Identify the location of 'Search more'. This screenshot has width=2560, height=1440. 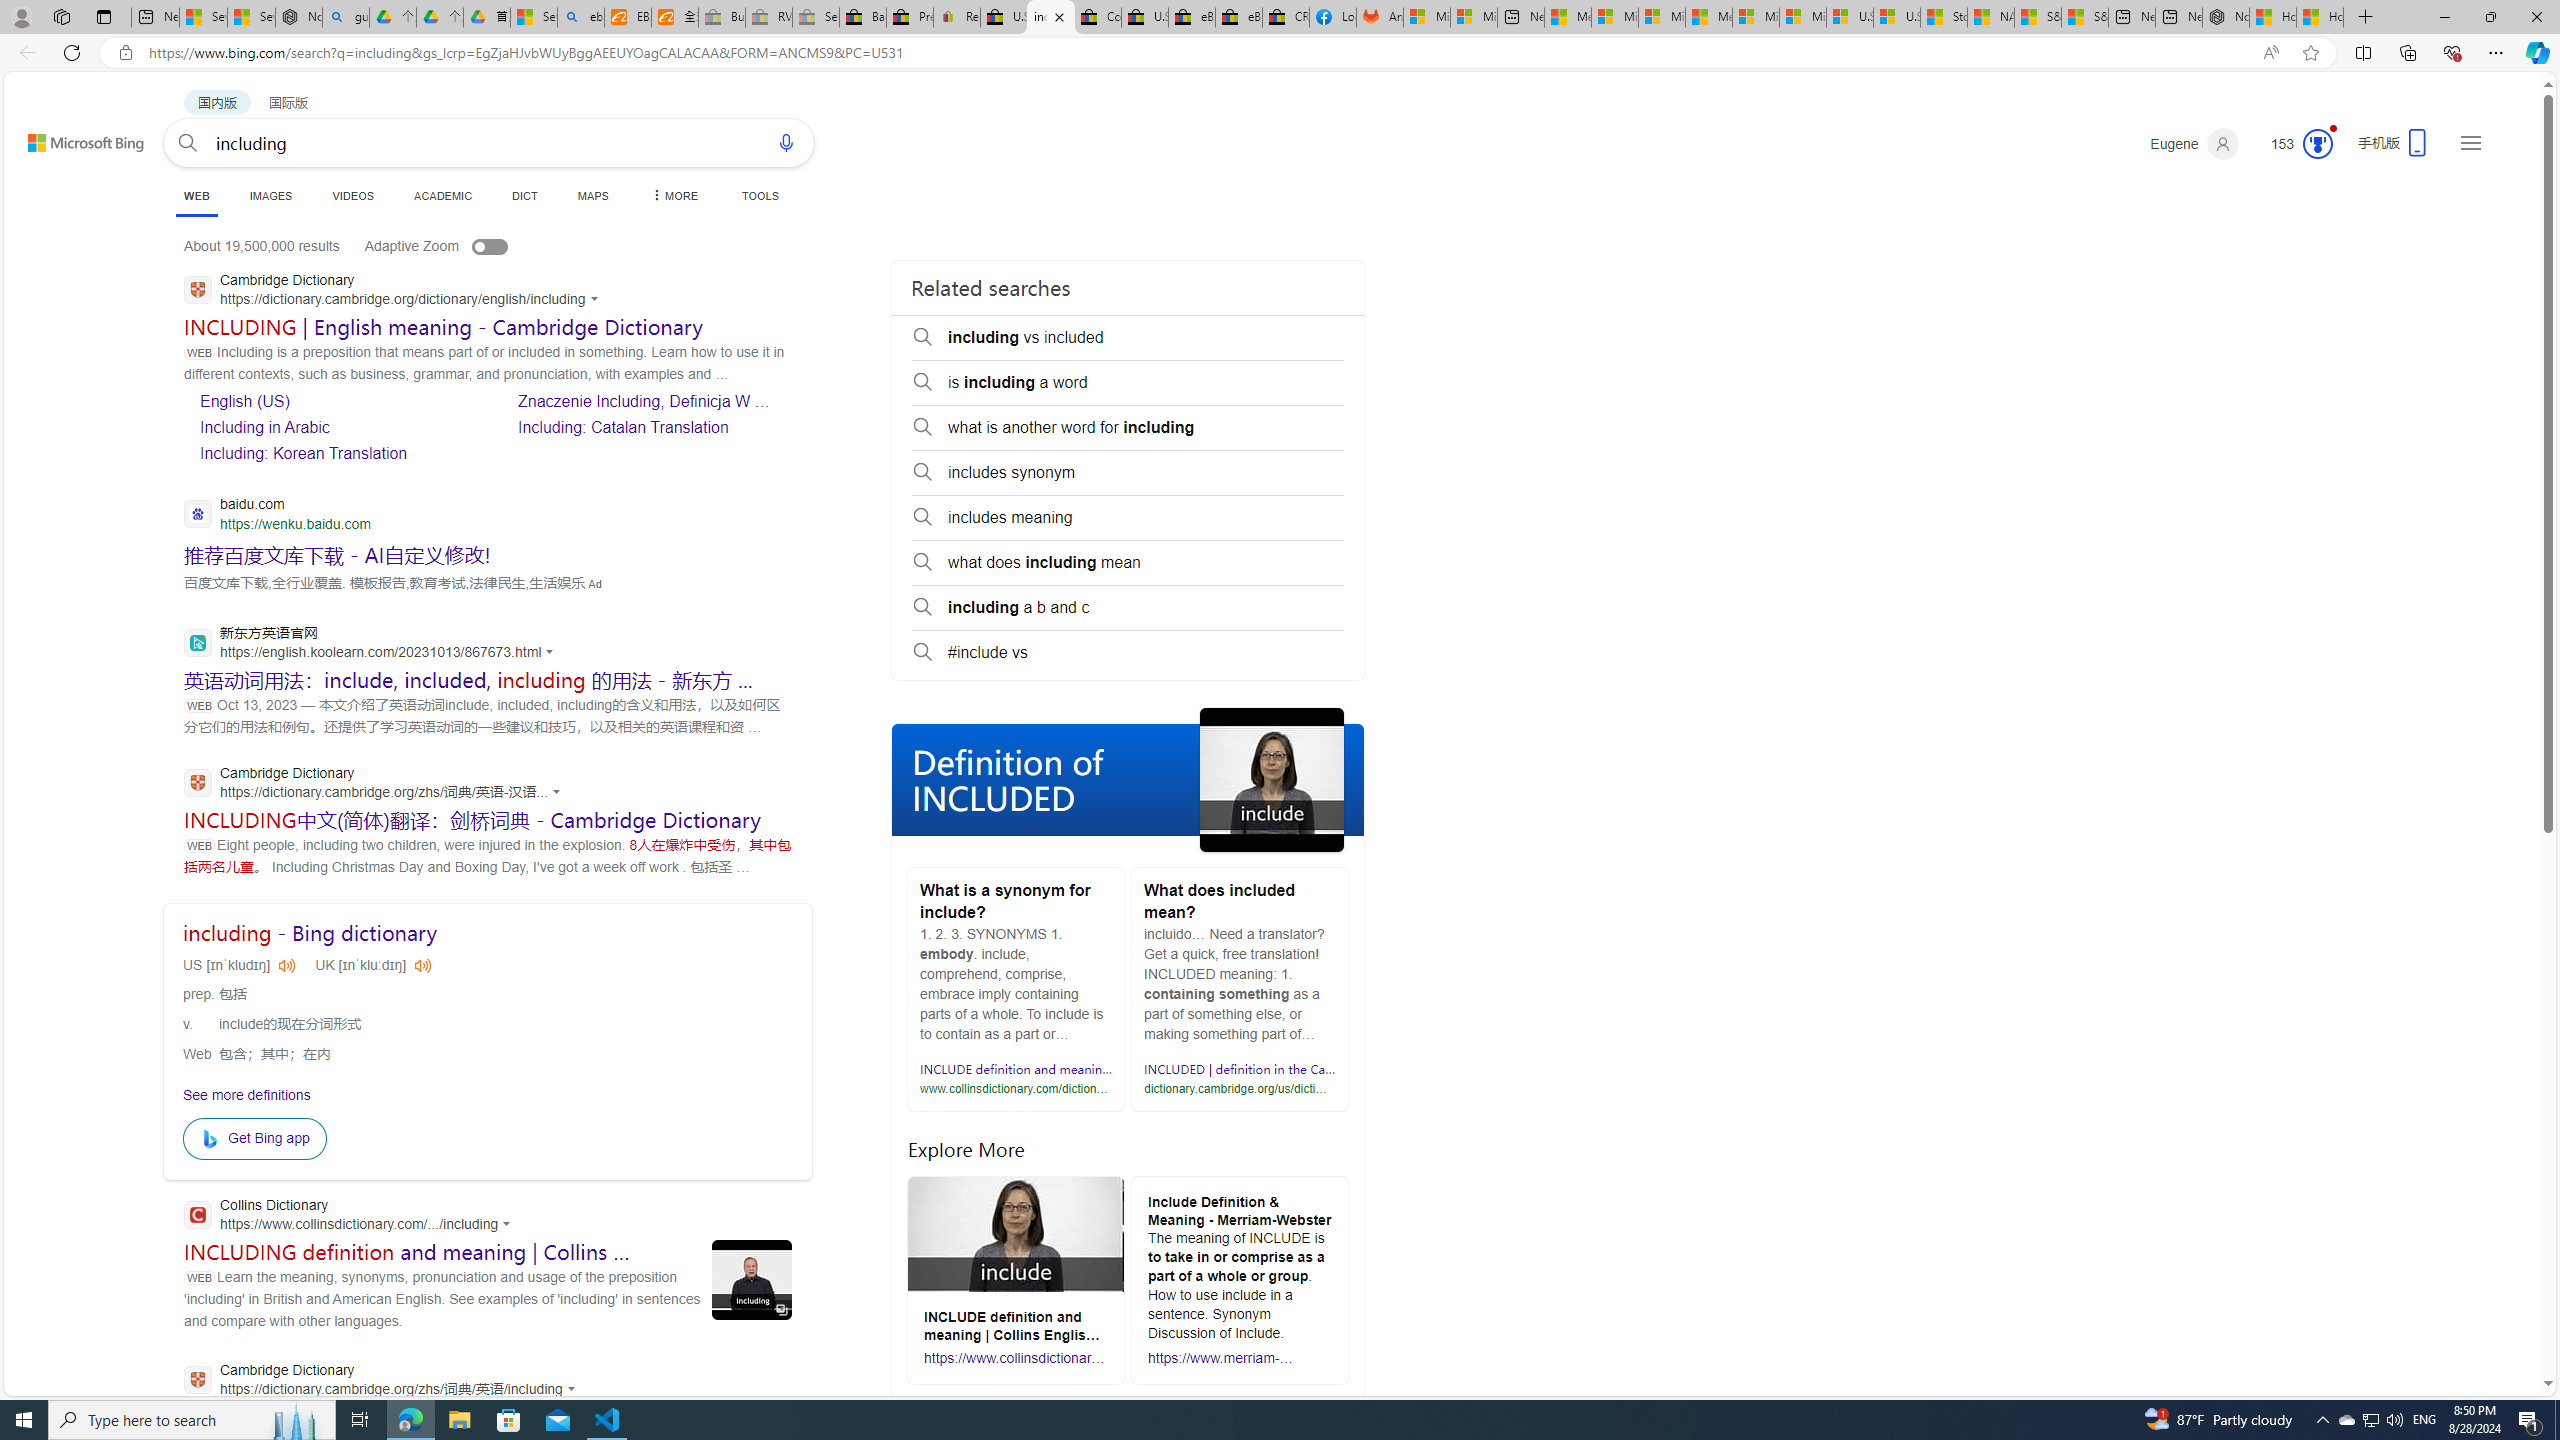
(2502, 1324).